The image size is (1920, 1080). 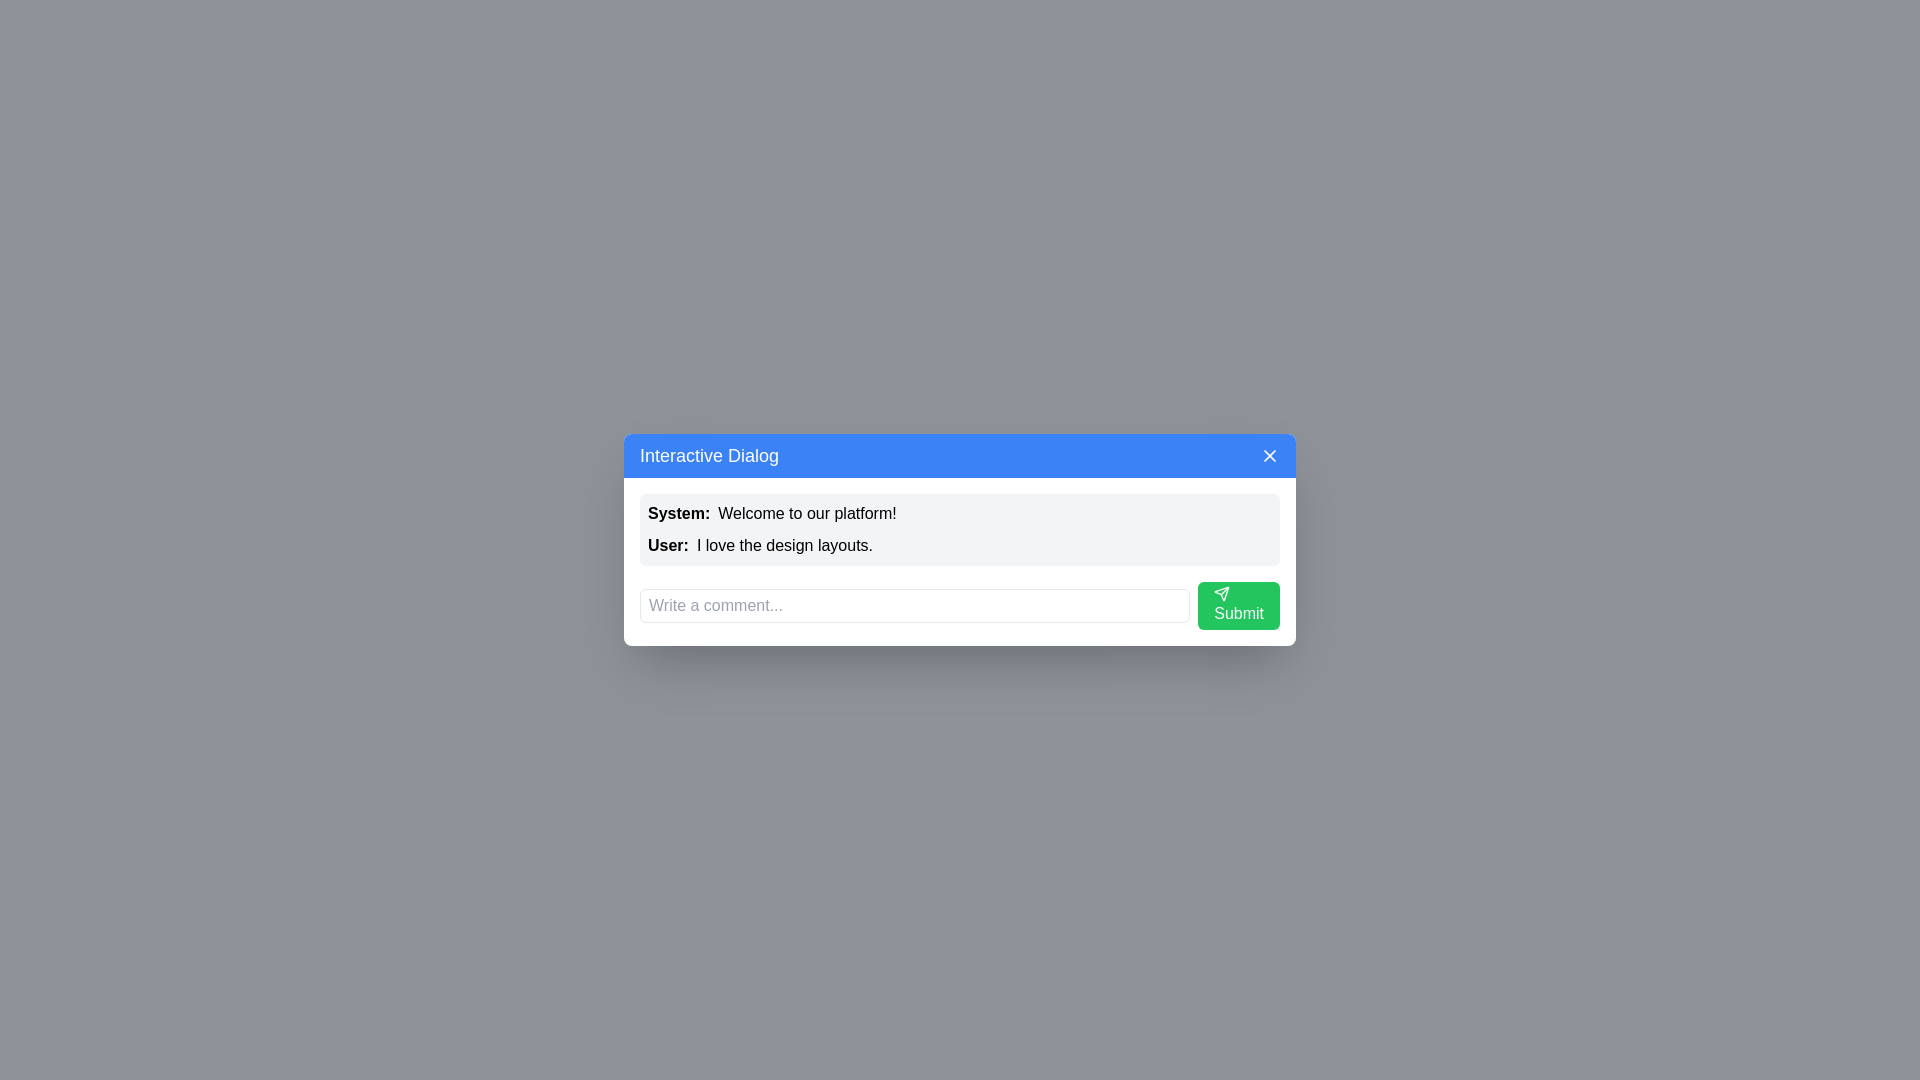 I want to click on the submit button to submit the comment, so click(x=1237, y=604).